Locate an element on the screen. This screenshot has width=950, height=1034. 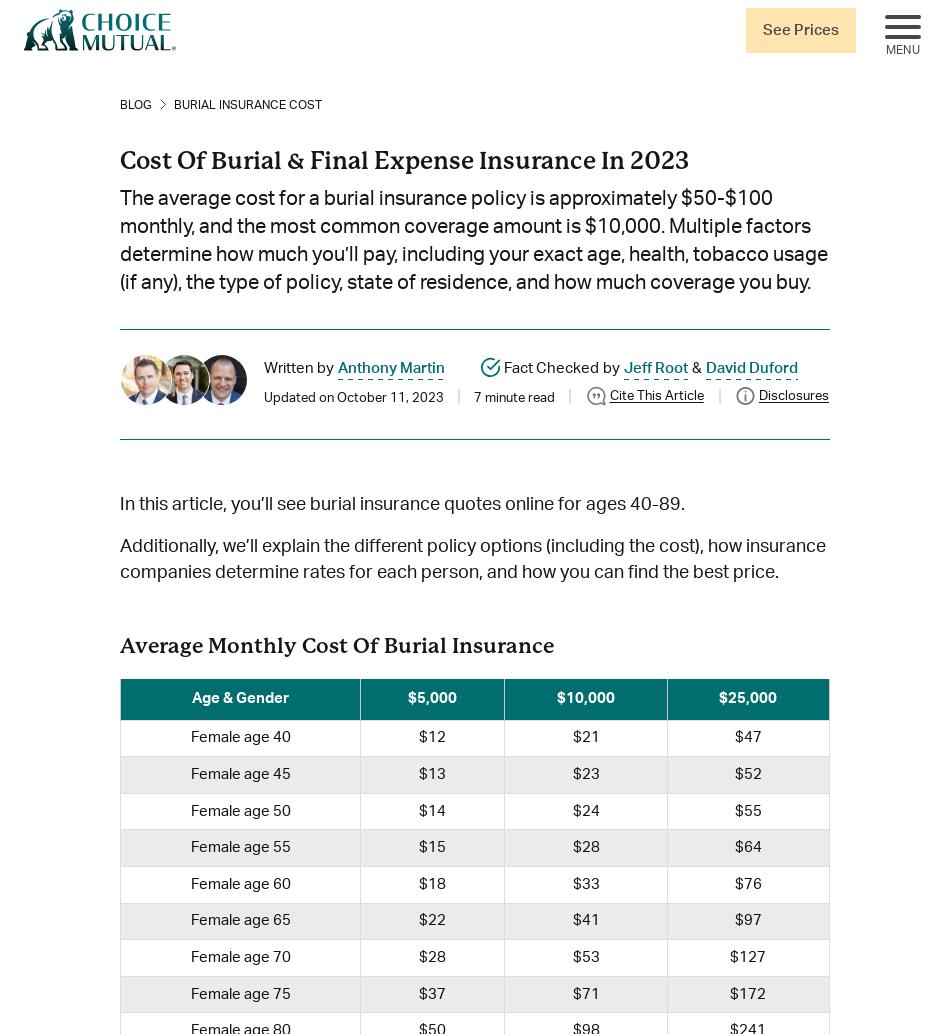
'Female age 60' is located at coordinates (238, 882).